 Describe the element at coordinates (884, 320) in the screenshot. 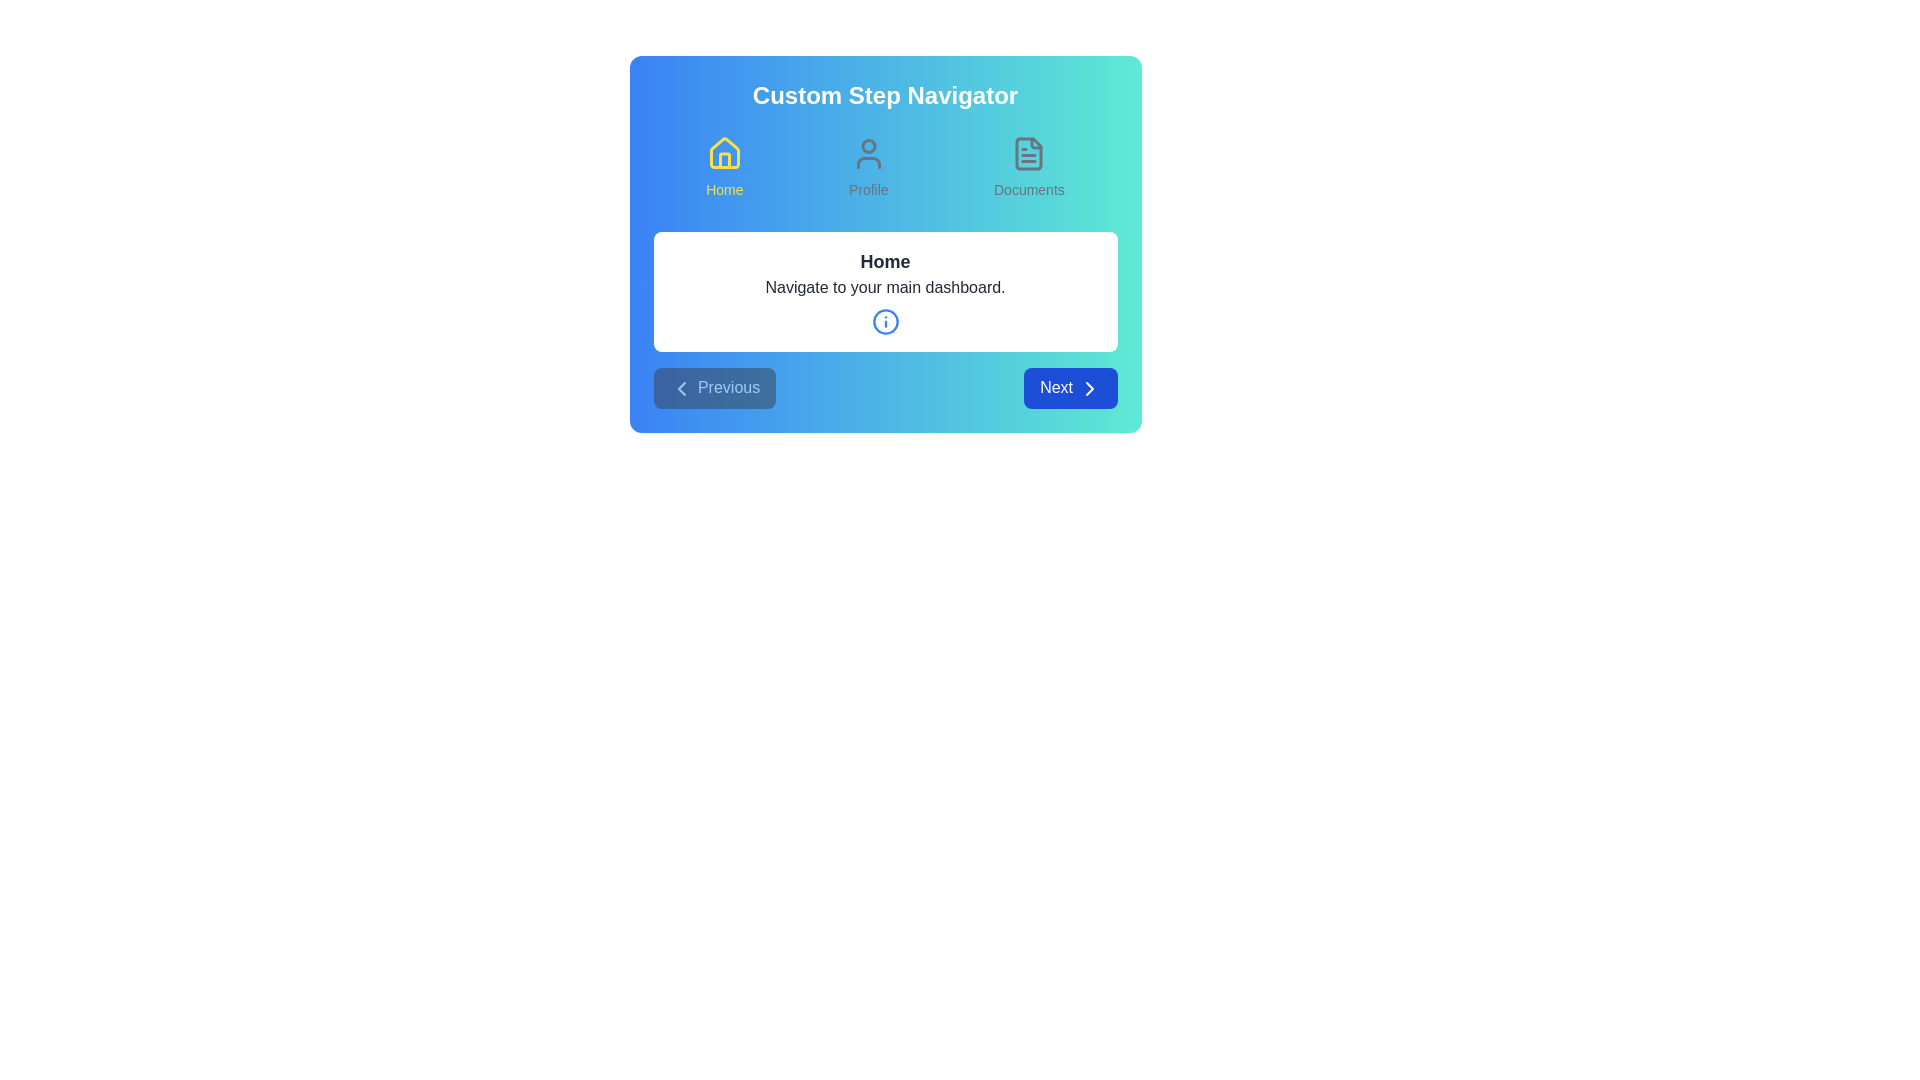

I see `the Info icon to access detailed information about the current step` at that location.